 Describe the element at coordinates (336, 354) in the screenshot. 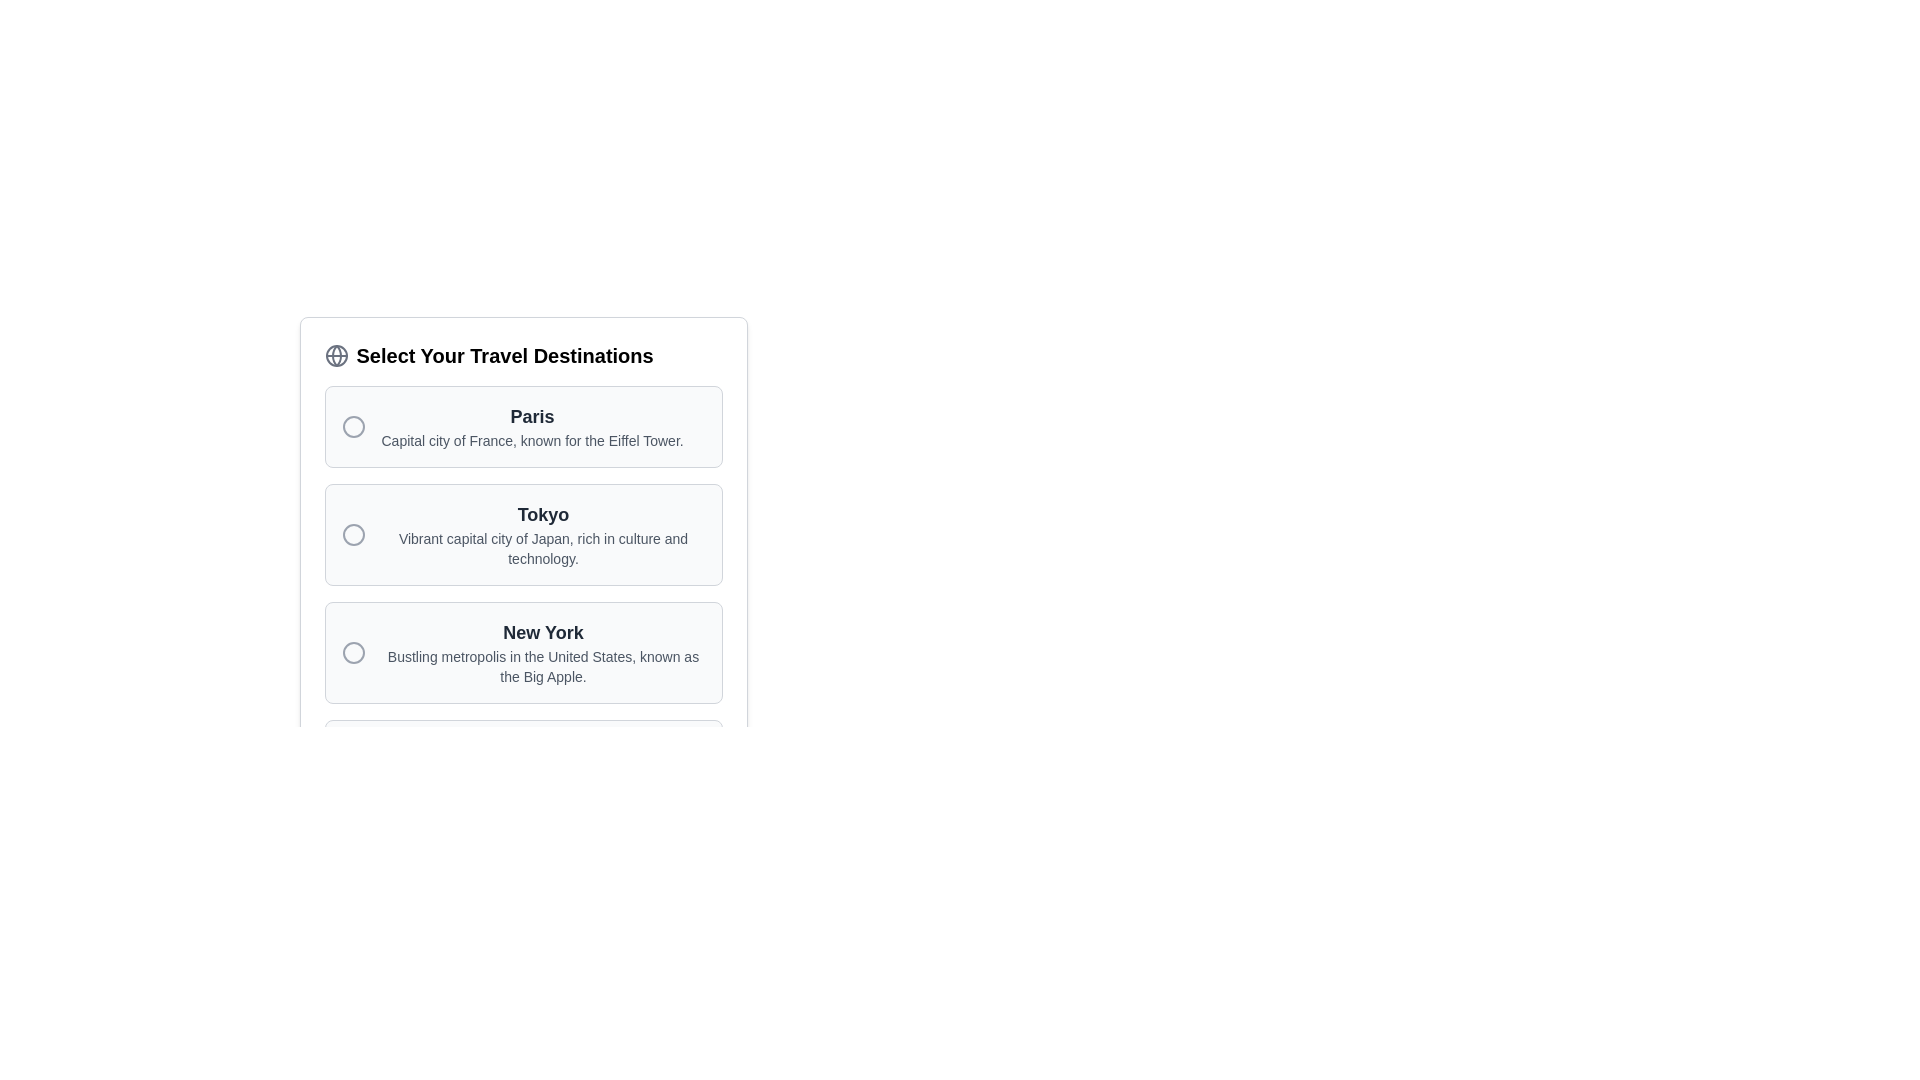

I see `the SVG graphical circle that is part of the globe icon used in the title 'Select Your Travel Destinations'` at that location.